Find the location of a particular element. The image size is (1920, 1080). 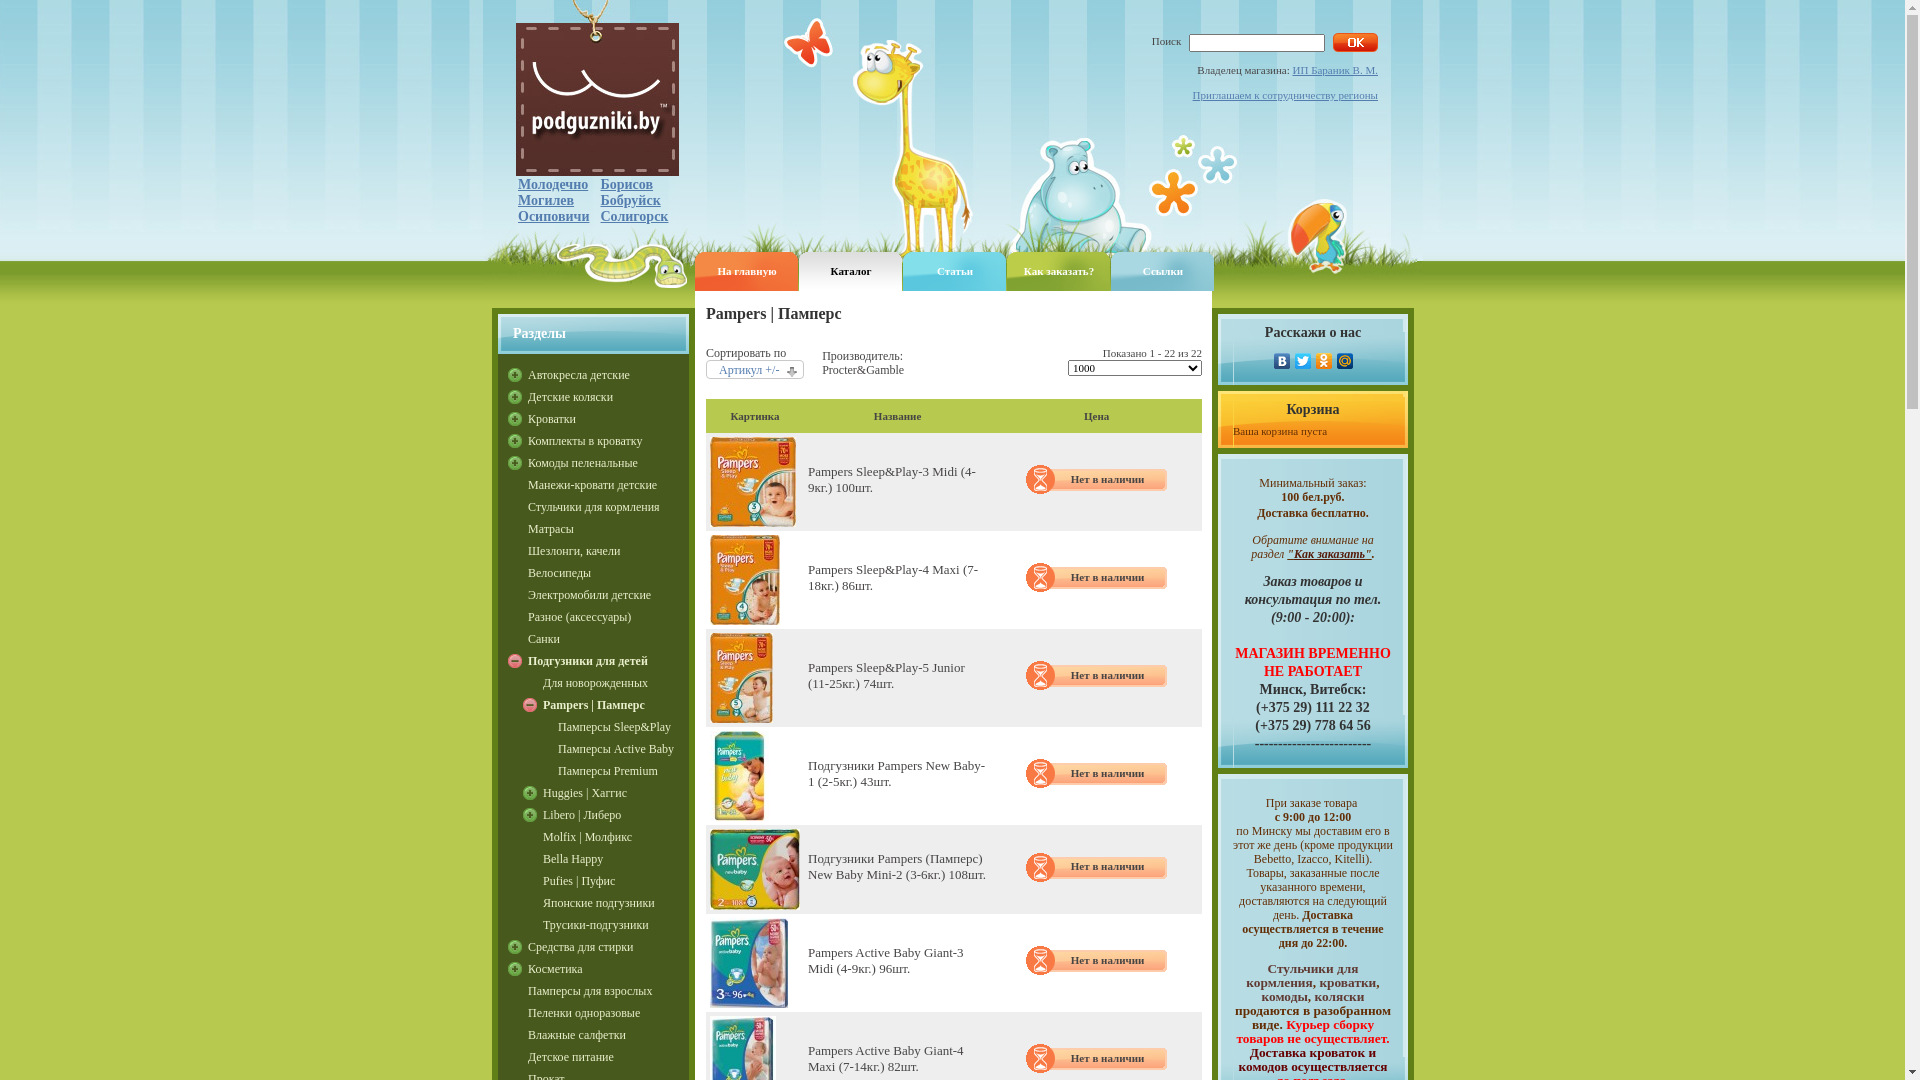

'Bella Happy' is located at coordinates (614, 858).